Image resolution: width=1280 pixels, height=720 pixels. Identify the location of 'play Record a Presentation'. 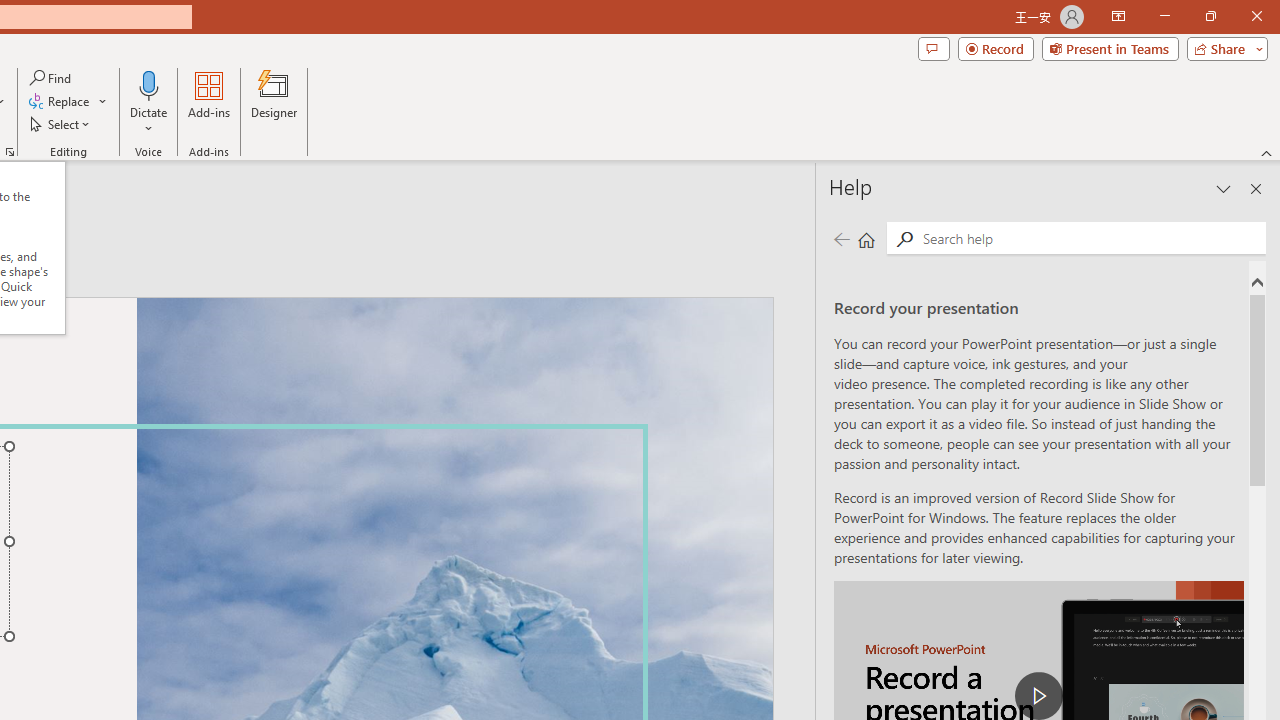
(1038, 694).